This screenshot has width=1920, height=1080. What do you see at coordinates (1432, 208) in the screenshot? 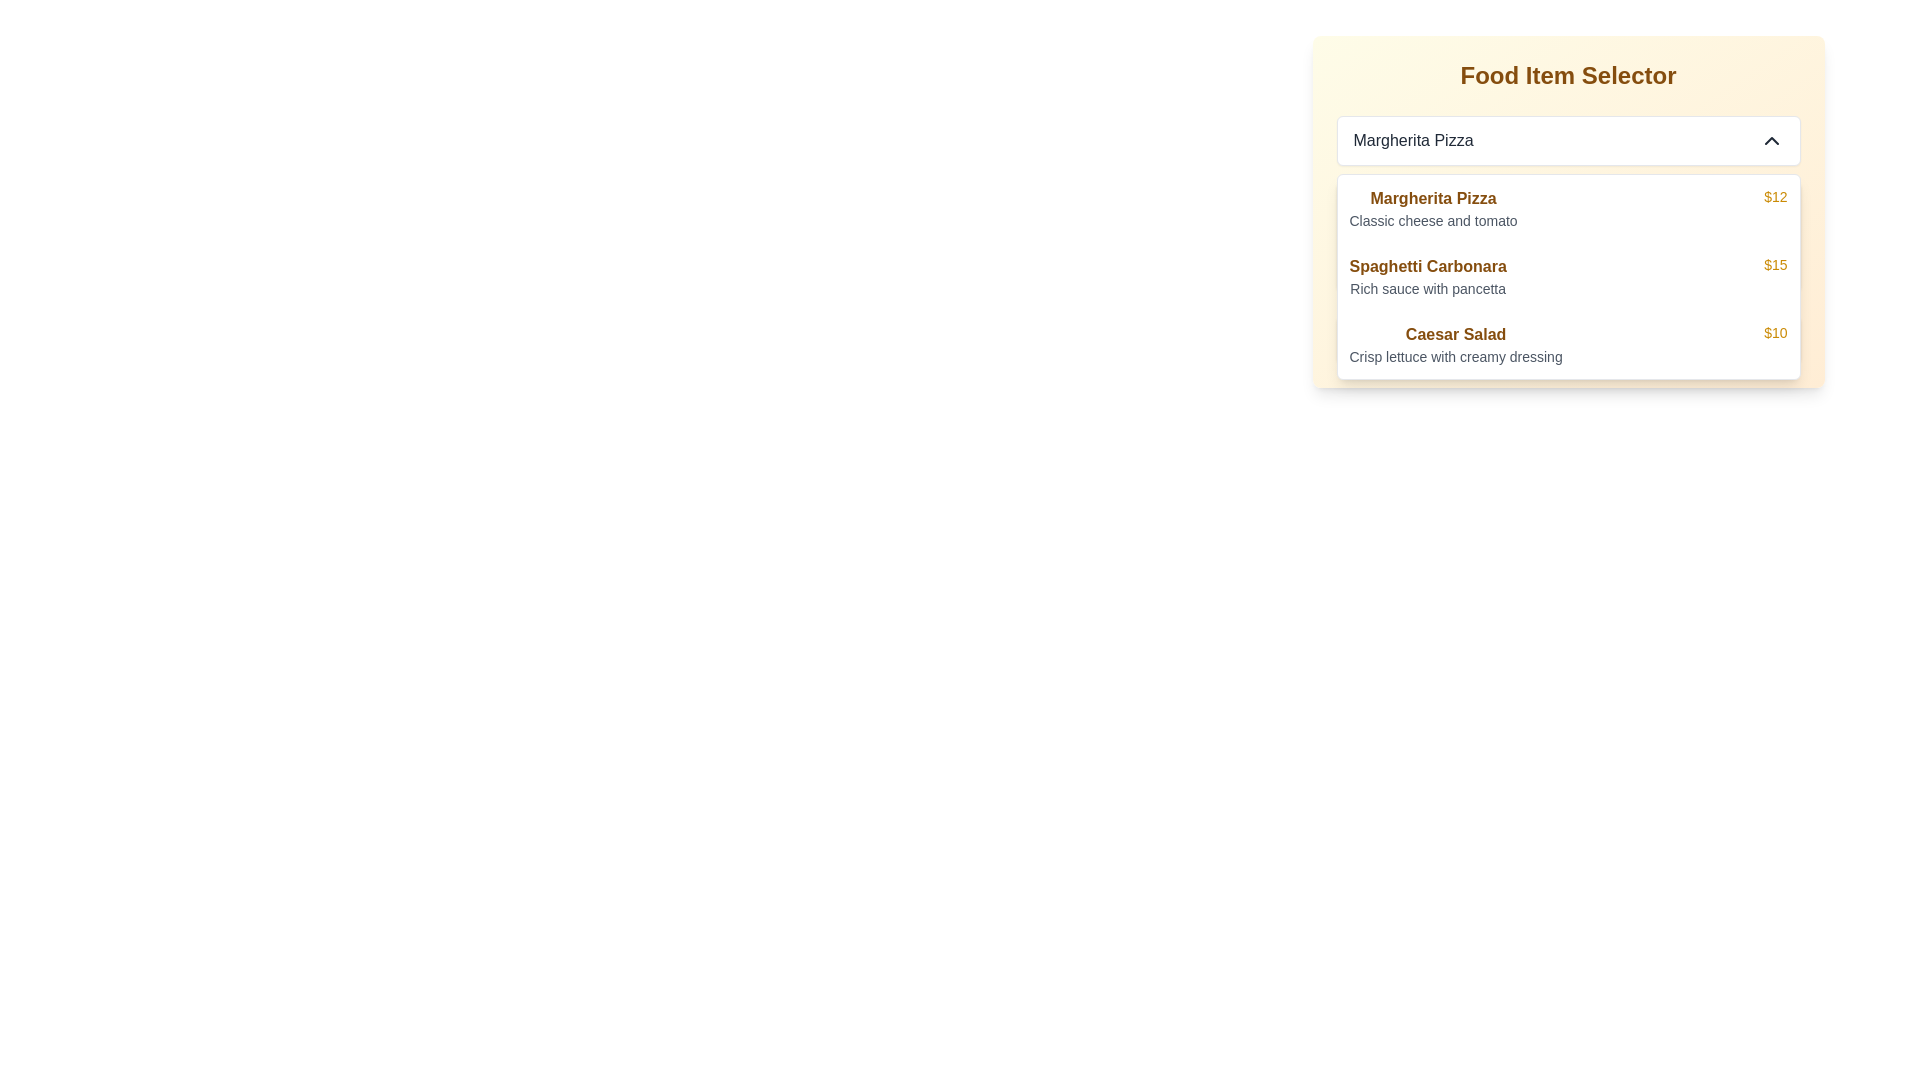
I see `the 'Margherita Pizza' text display element which shows the name and description of the dish in the food item selection interface` at bounding box center [1432, 208].